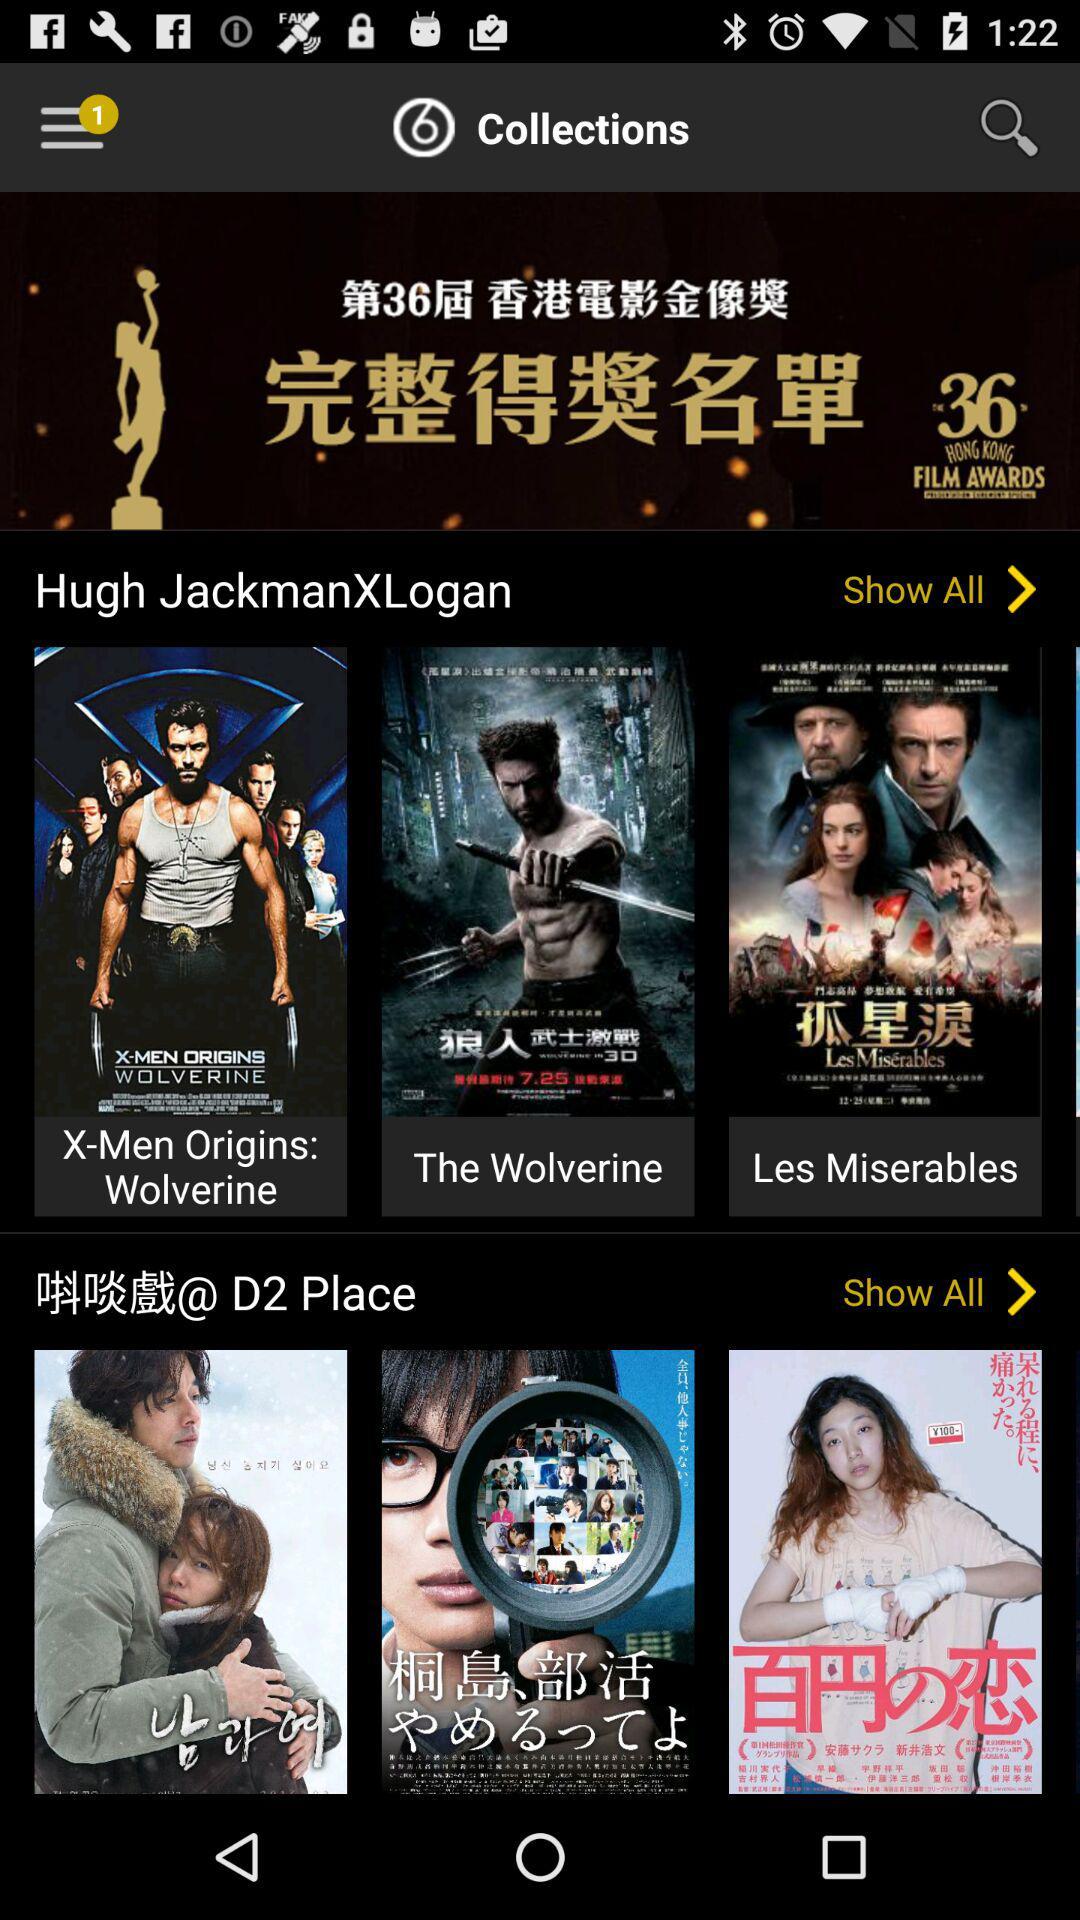 The image size is (1080, 1920). Describe the element at coordinates (884, 881) in the screenshot. I see `image above les miserables text` at that location.